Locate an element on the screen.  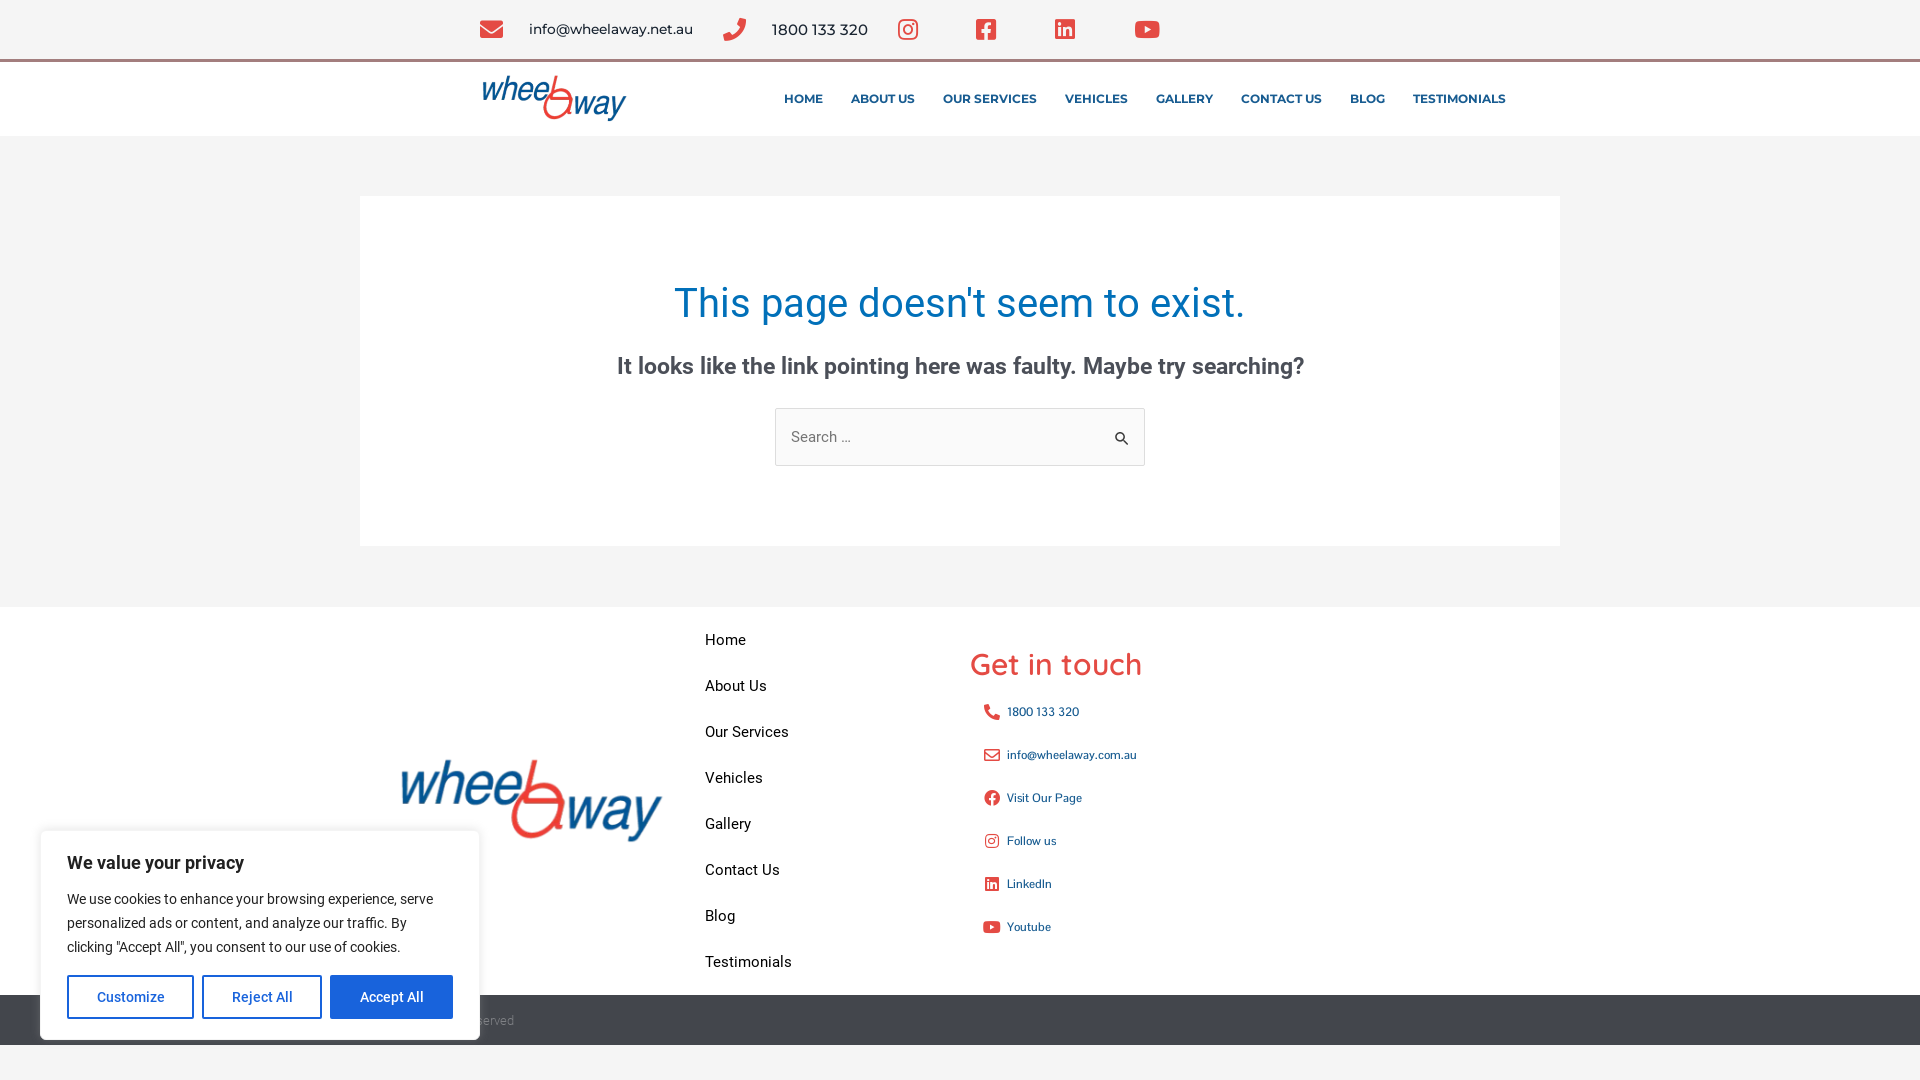
'Reject All' is located at coordinates (261, 996).